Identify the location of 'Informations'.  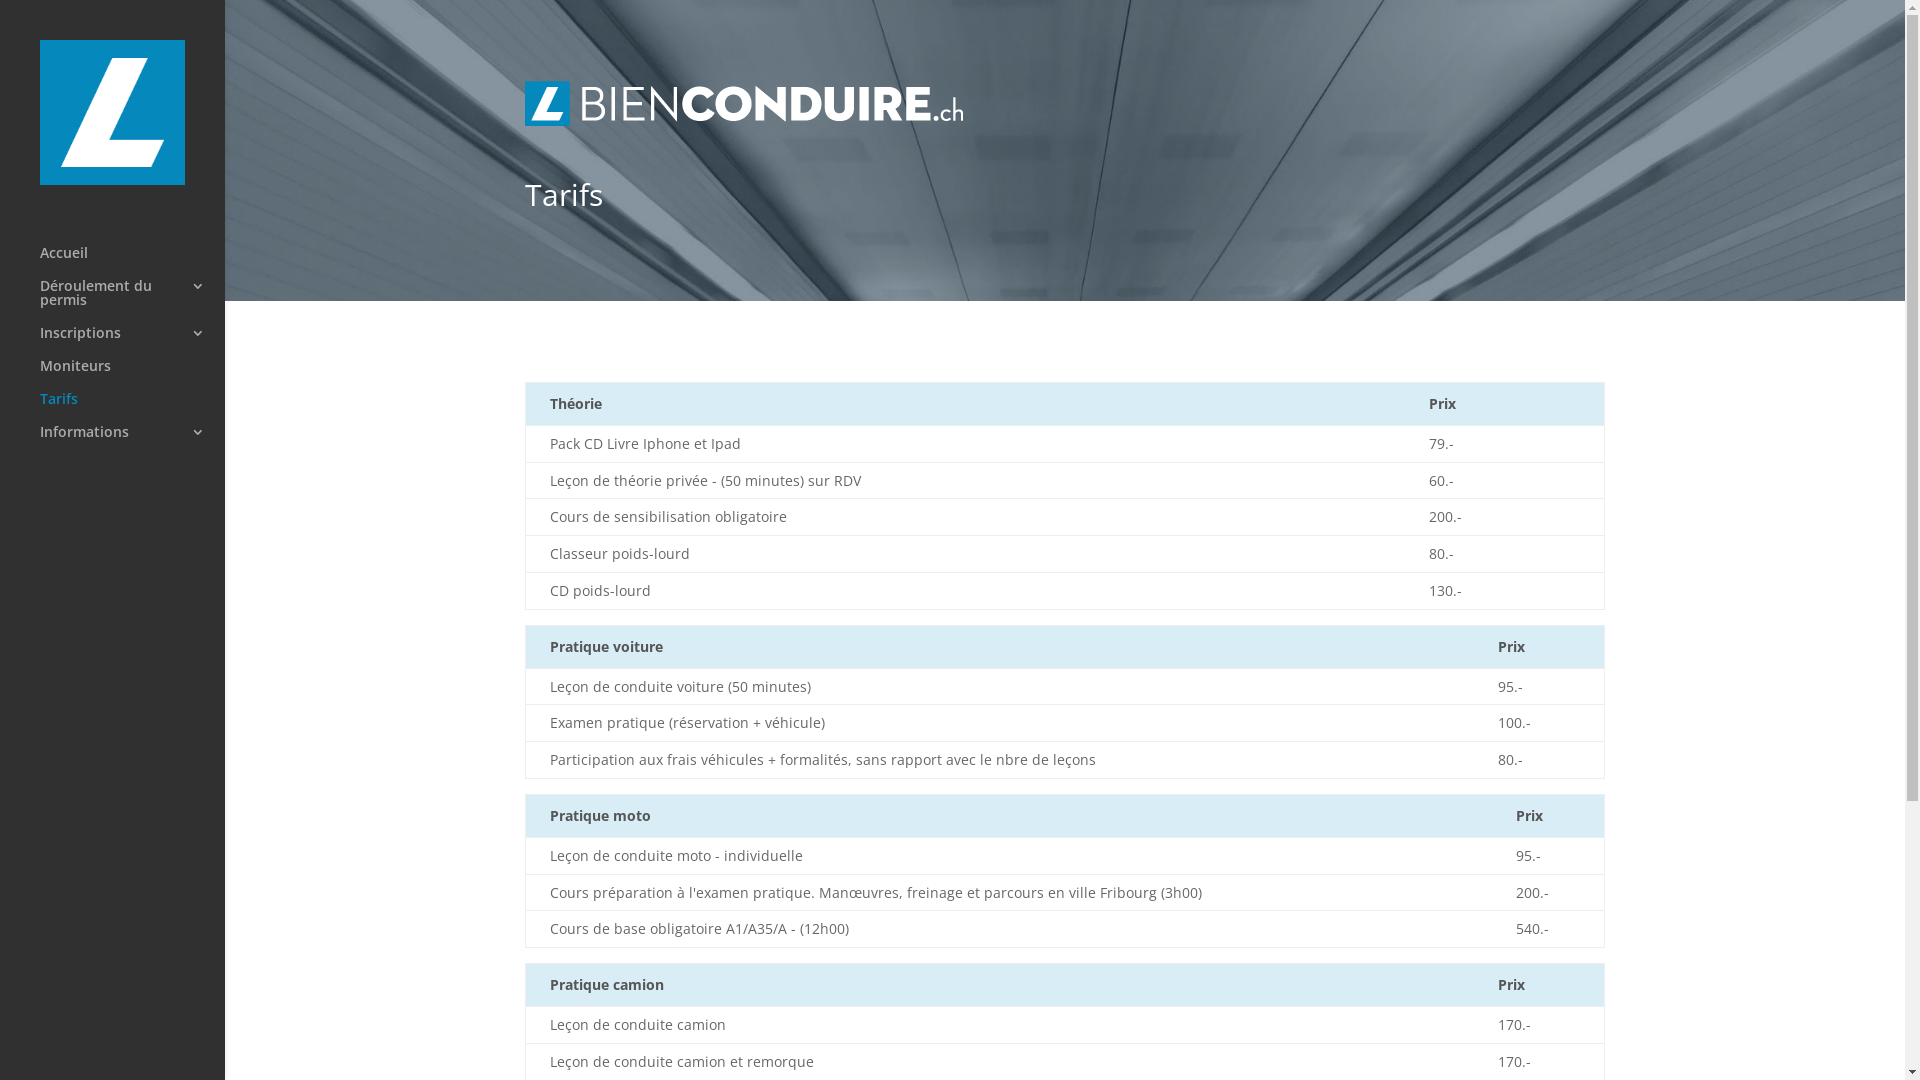
(131, 440).